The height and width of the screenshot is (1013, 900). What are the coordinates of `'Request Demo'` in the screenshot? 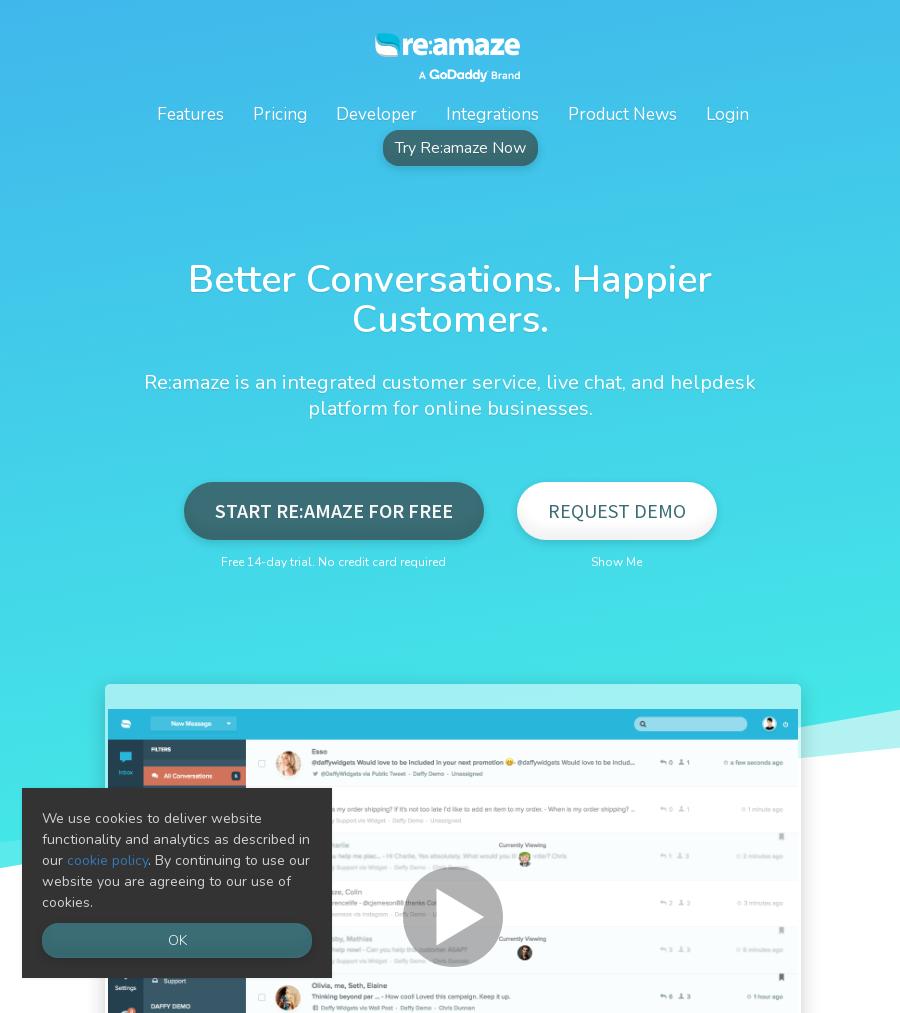 It's located at (615, 510).